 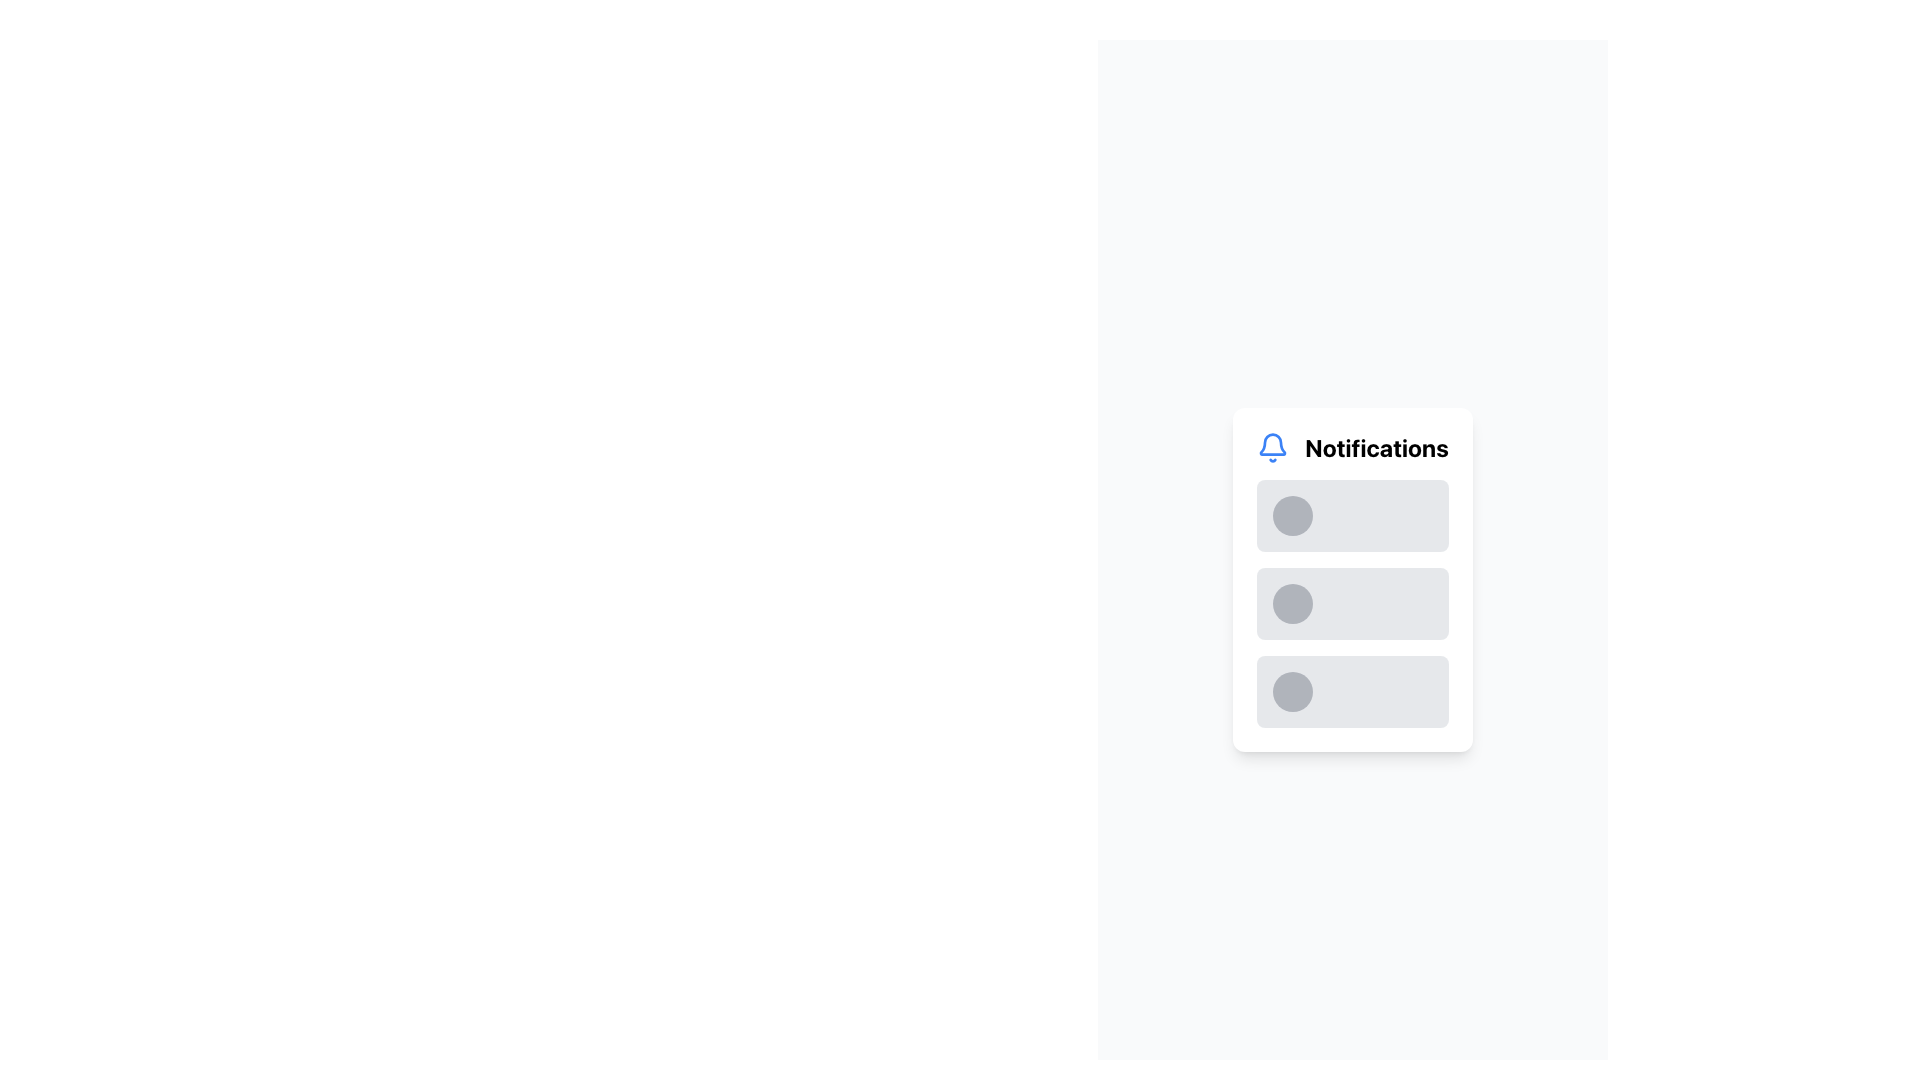 What do you see at coordinates (1353, 690) in the screenshot?
I see `the third item in the vertically stacked list of notification entries, which serves as a visual placeholder for a notification entry` at bounding box center [1353, 690].